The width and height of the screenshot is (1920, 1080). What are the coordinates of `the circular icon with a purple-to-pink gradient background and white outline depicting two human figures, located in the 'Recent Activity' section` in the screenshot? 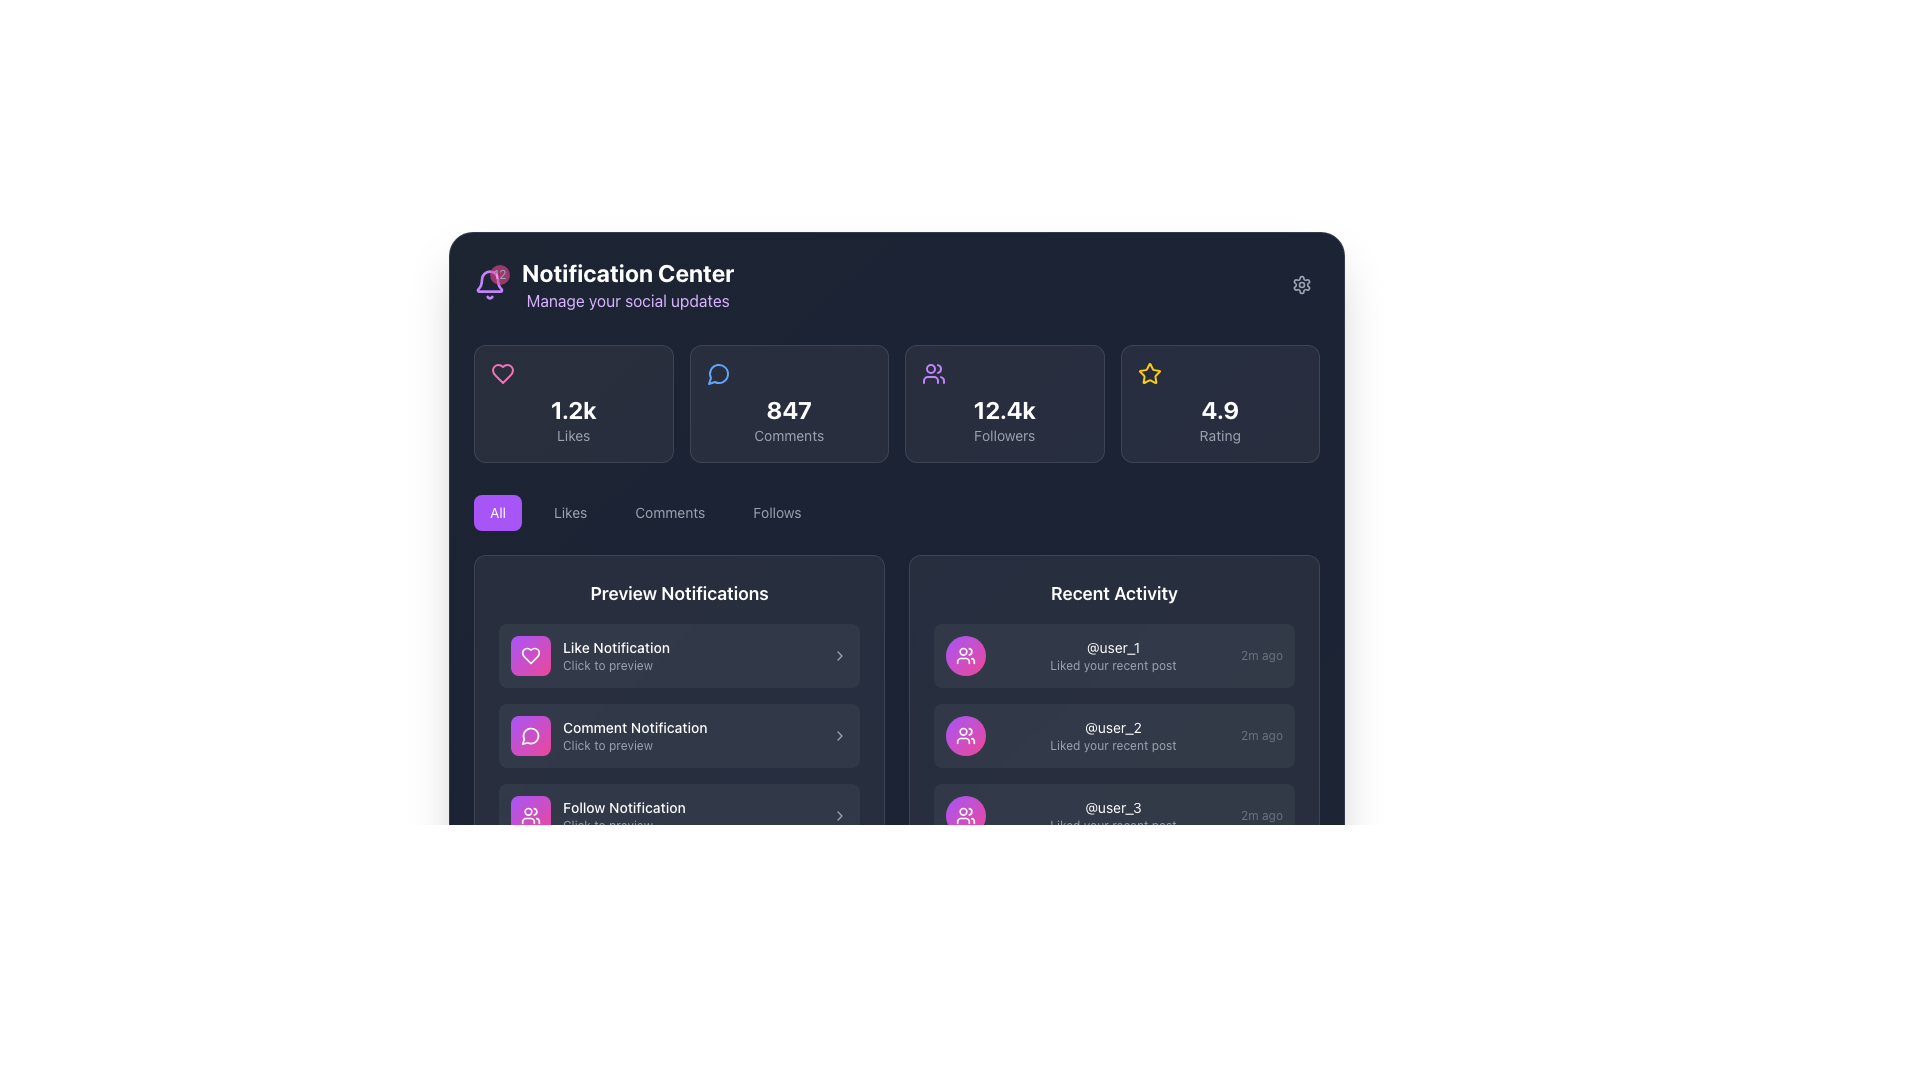 It's located at (965, 736).